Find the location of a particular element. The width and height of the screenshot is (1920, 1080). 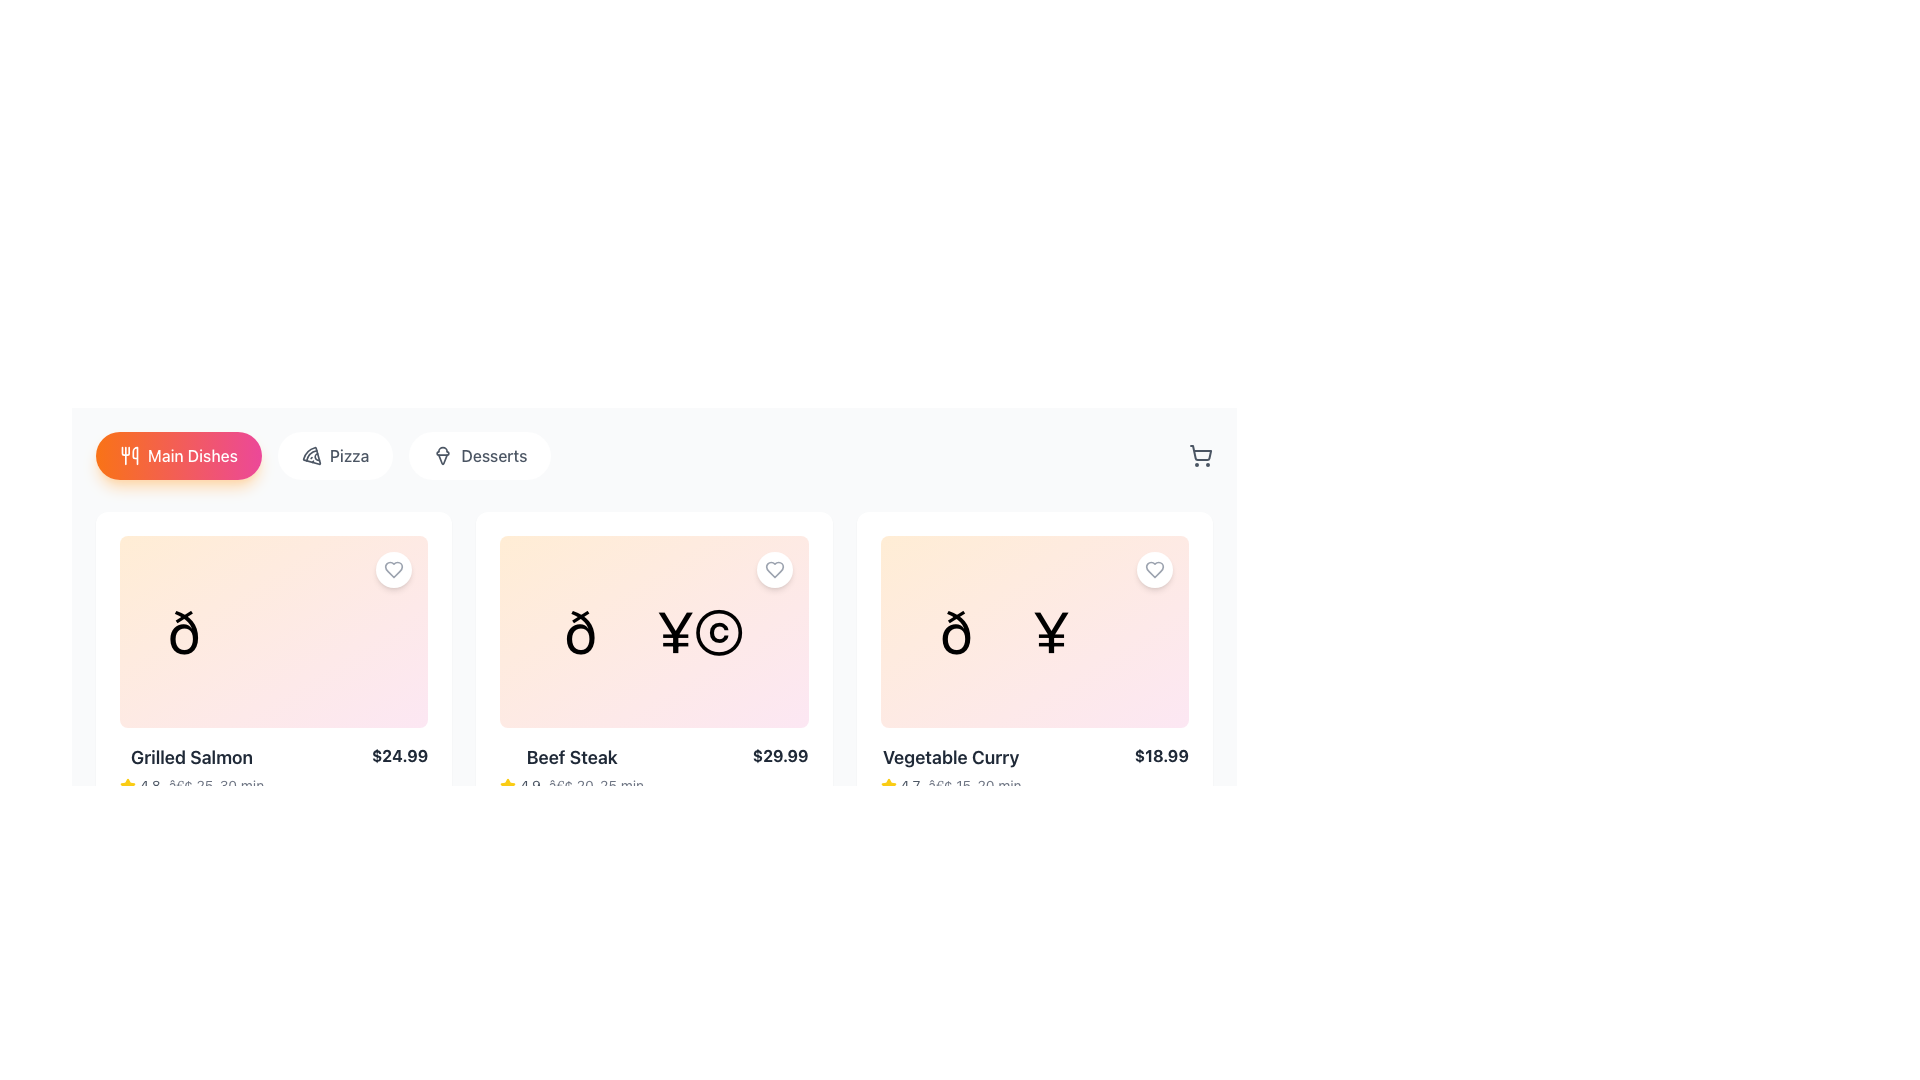

the numerical text "4.9" displayed in light gray color, which indicates a rating for the "Beef Steak" item, positioned beside a yellow star icon in the second card of the menu grid is located at coordinates (530, 785).